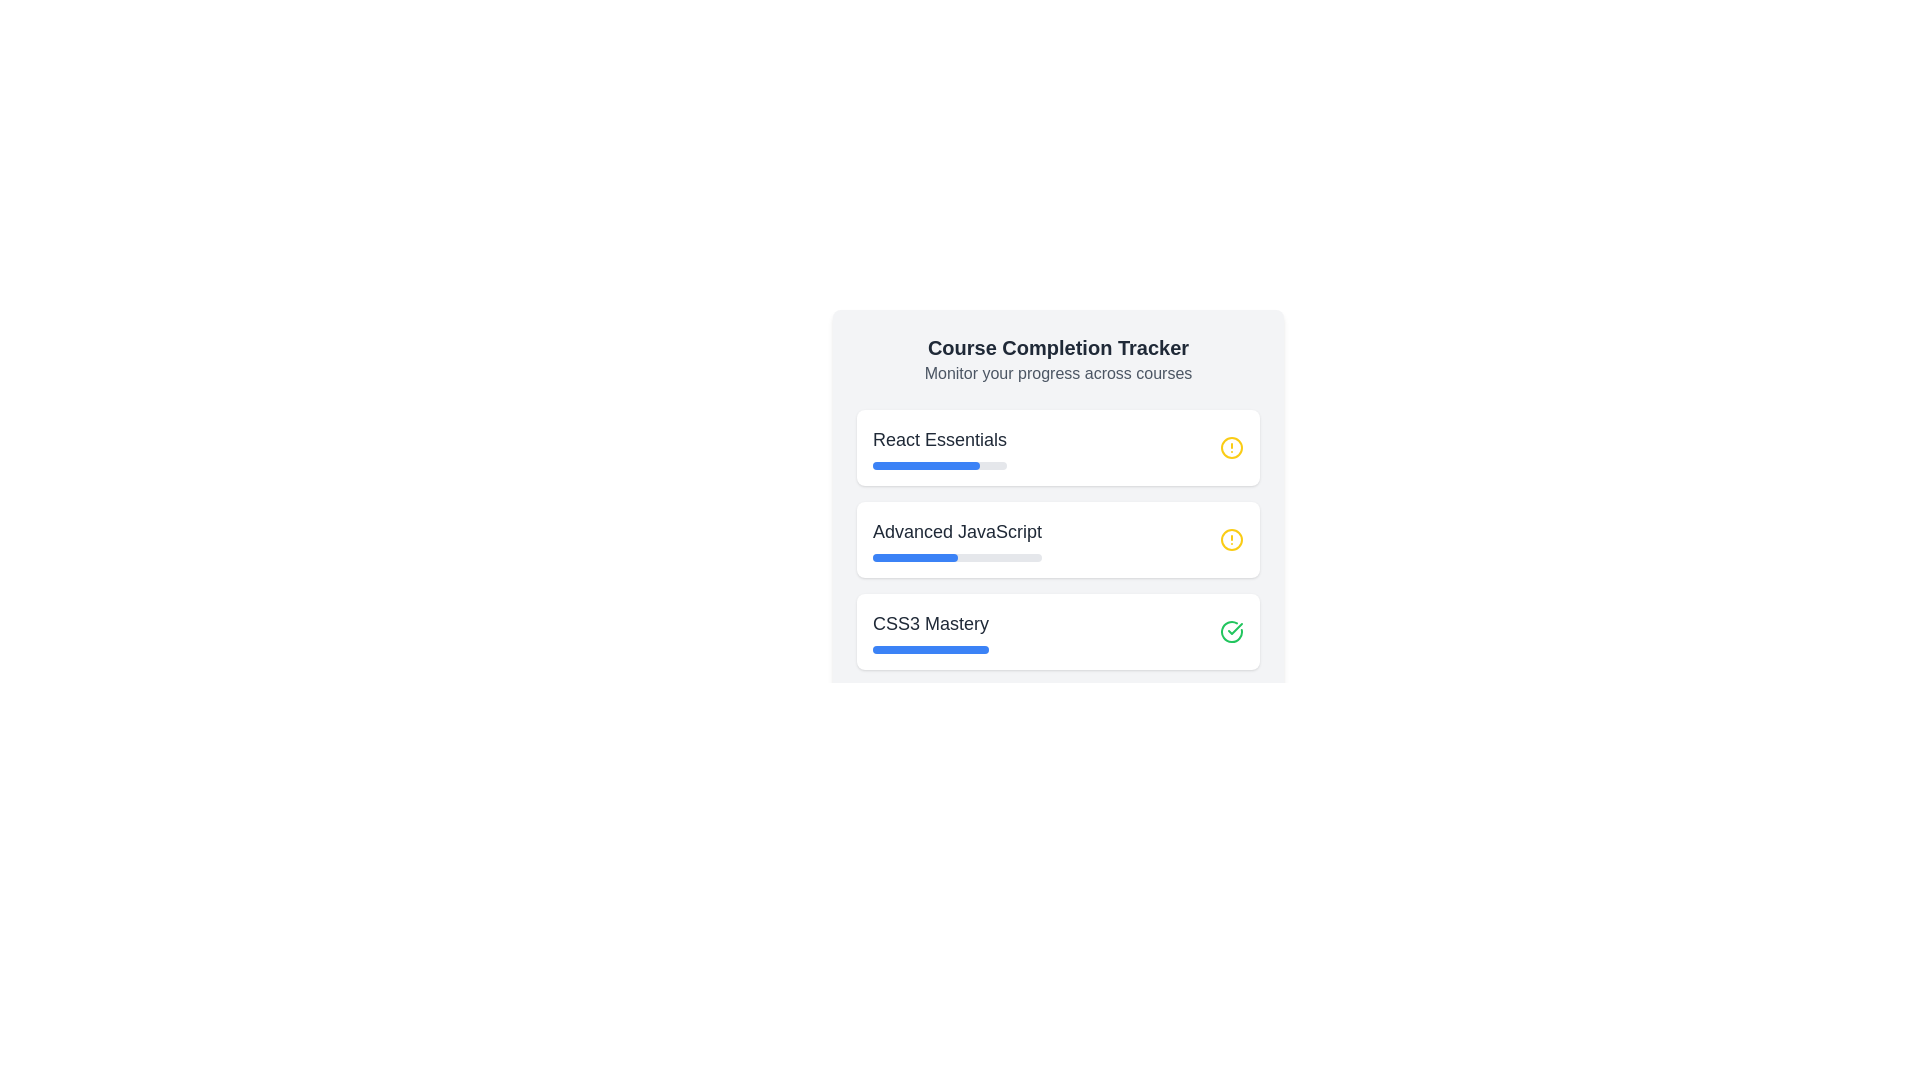 The width and height of the screenshot is (1920, 1080). I want to click on the text element displaying 'Monitor your progress across courses', which is located beneath the 'Course Completion Tracker' heading, so click(1057, 374).